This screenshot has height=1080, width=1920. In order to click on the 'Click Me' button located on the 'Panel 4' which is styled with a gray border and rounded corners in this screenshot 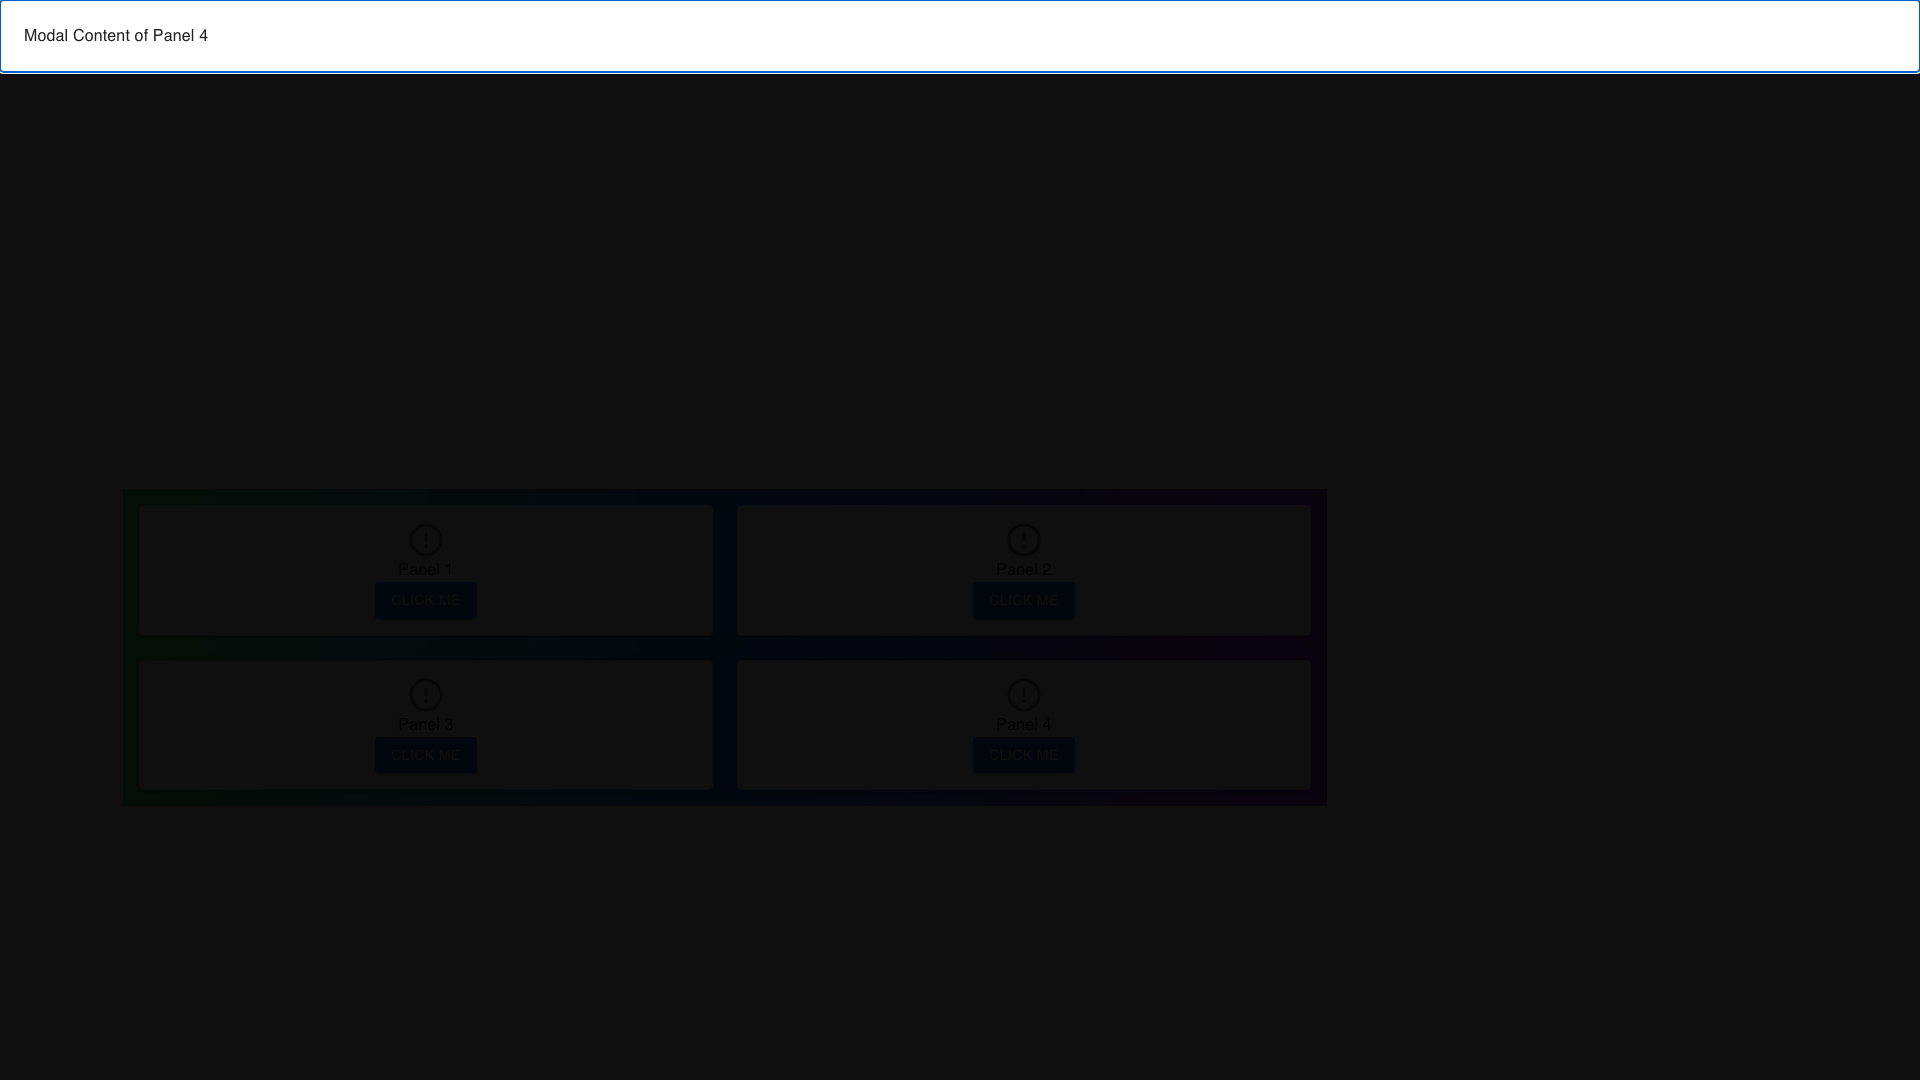, I will do `click(1023, 724)`.